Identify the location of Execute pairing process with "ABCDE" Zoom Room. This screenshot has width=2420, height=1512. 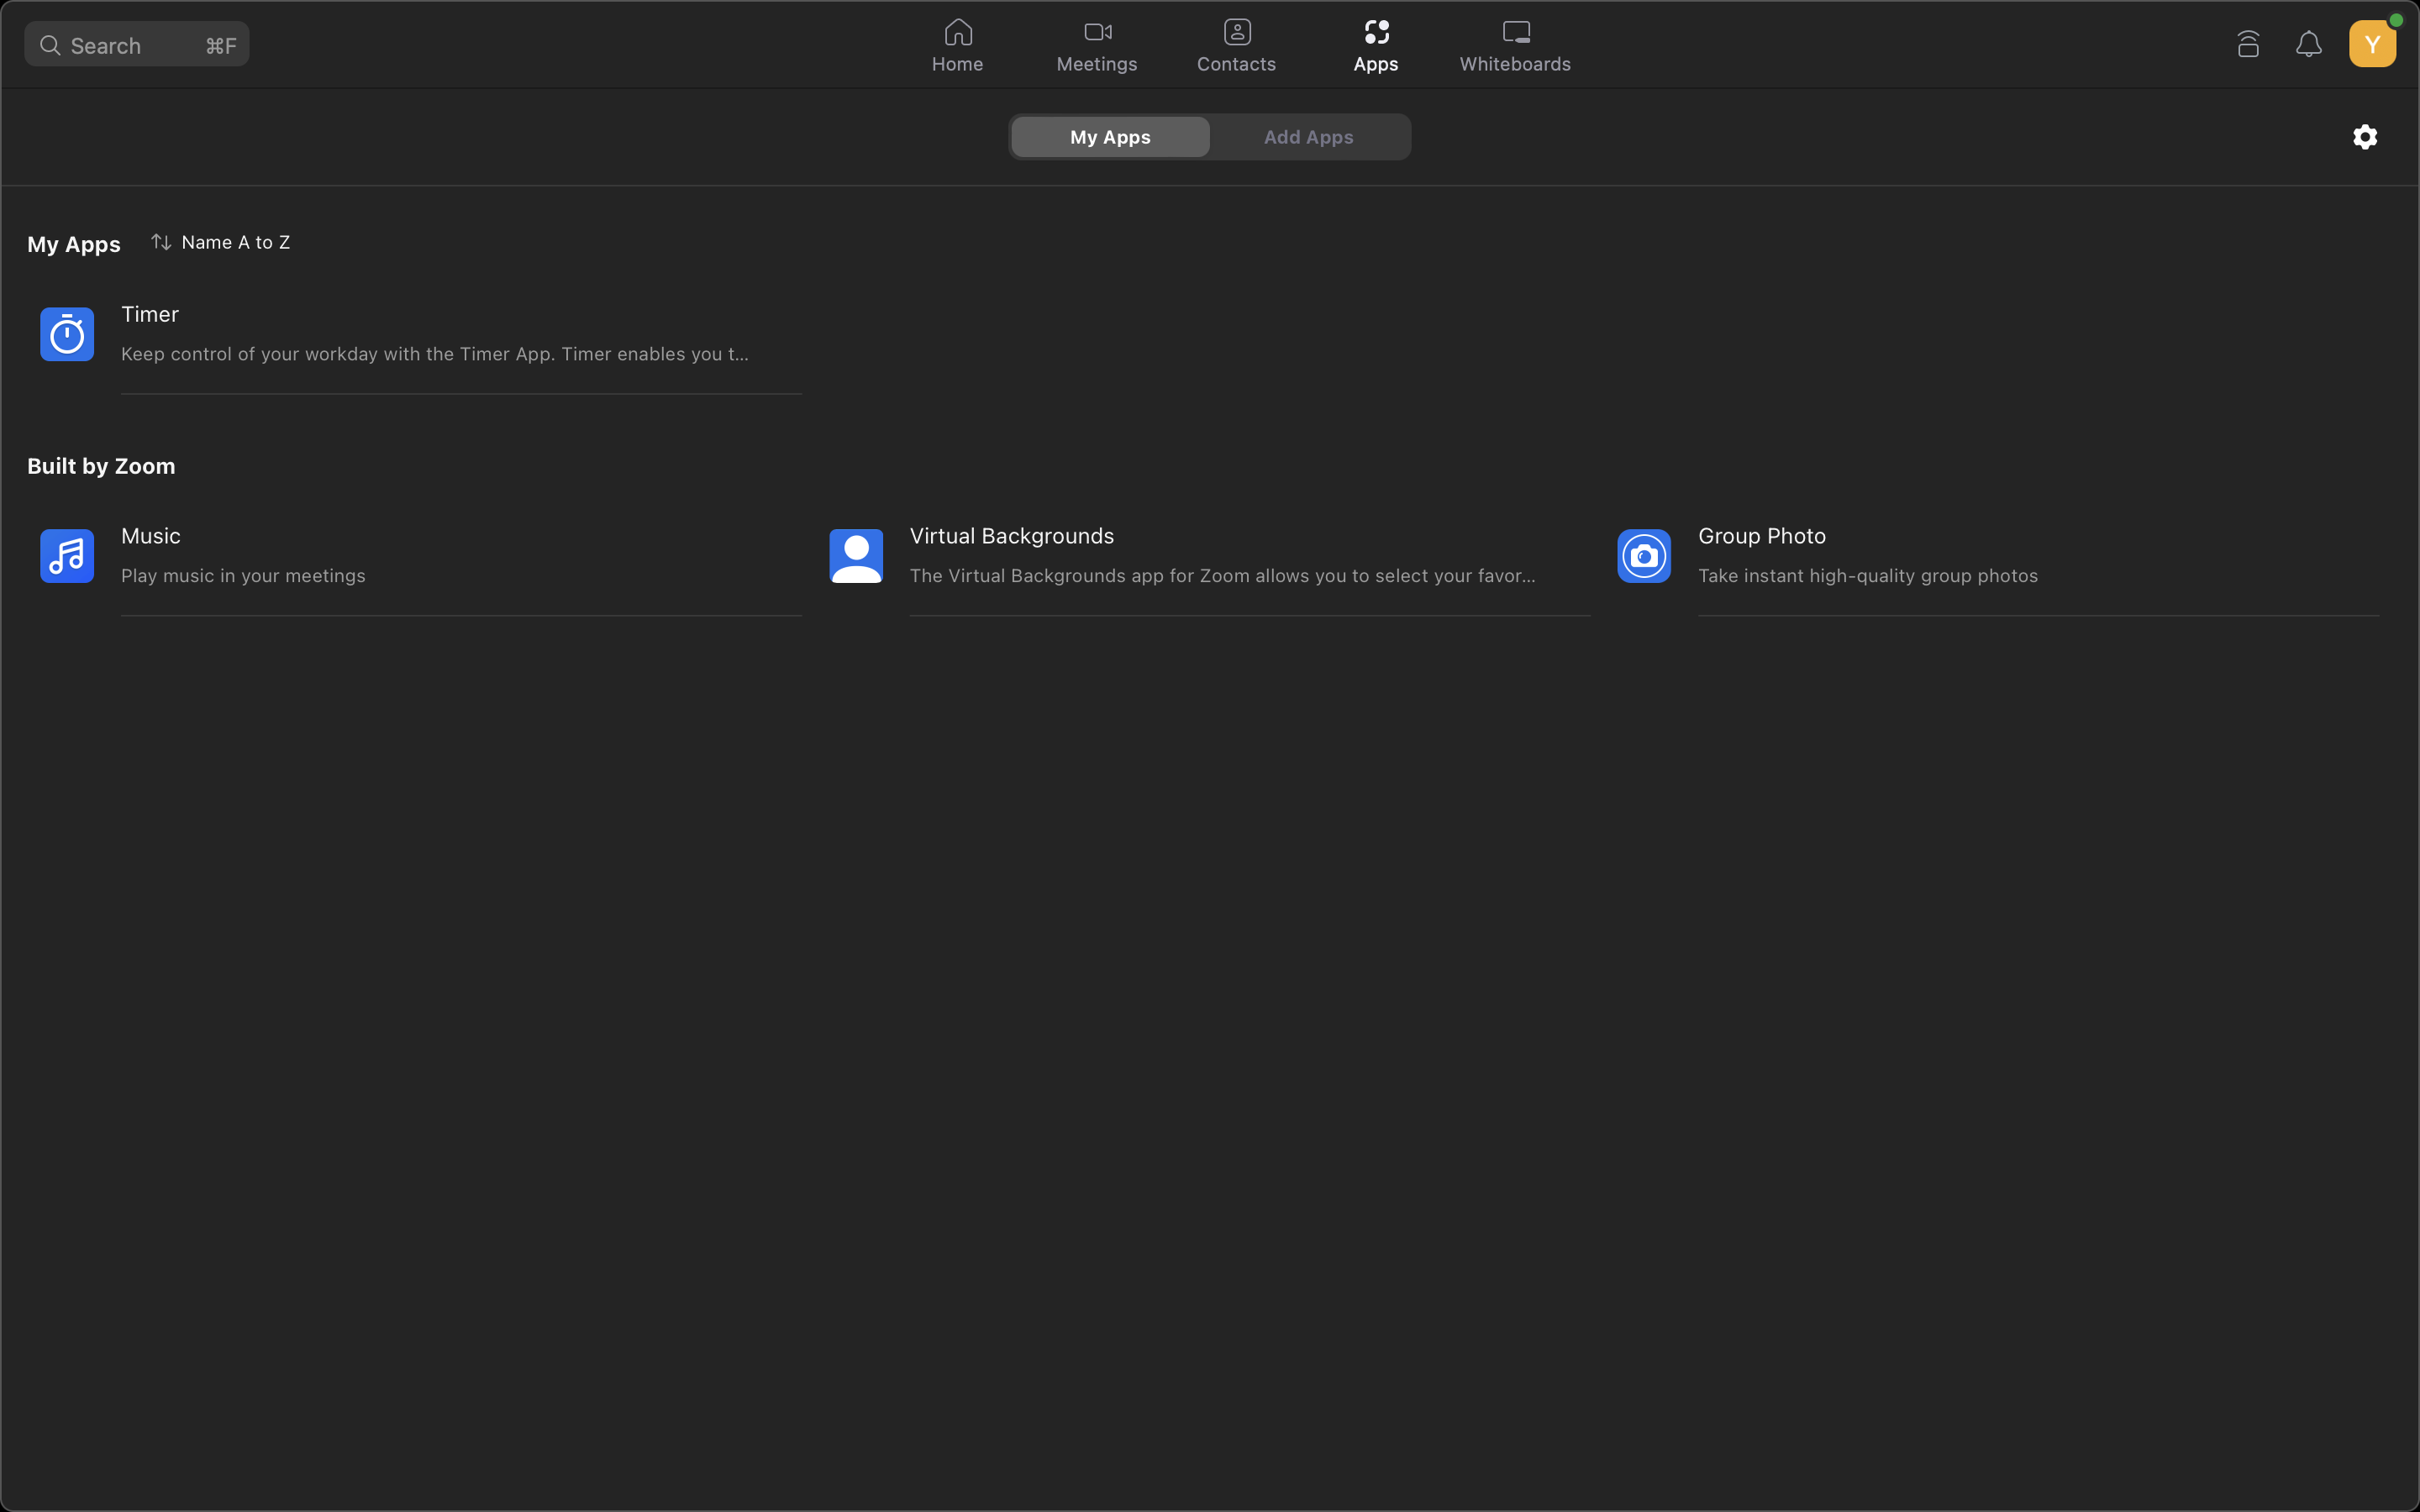
(2246, 41).